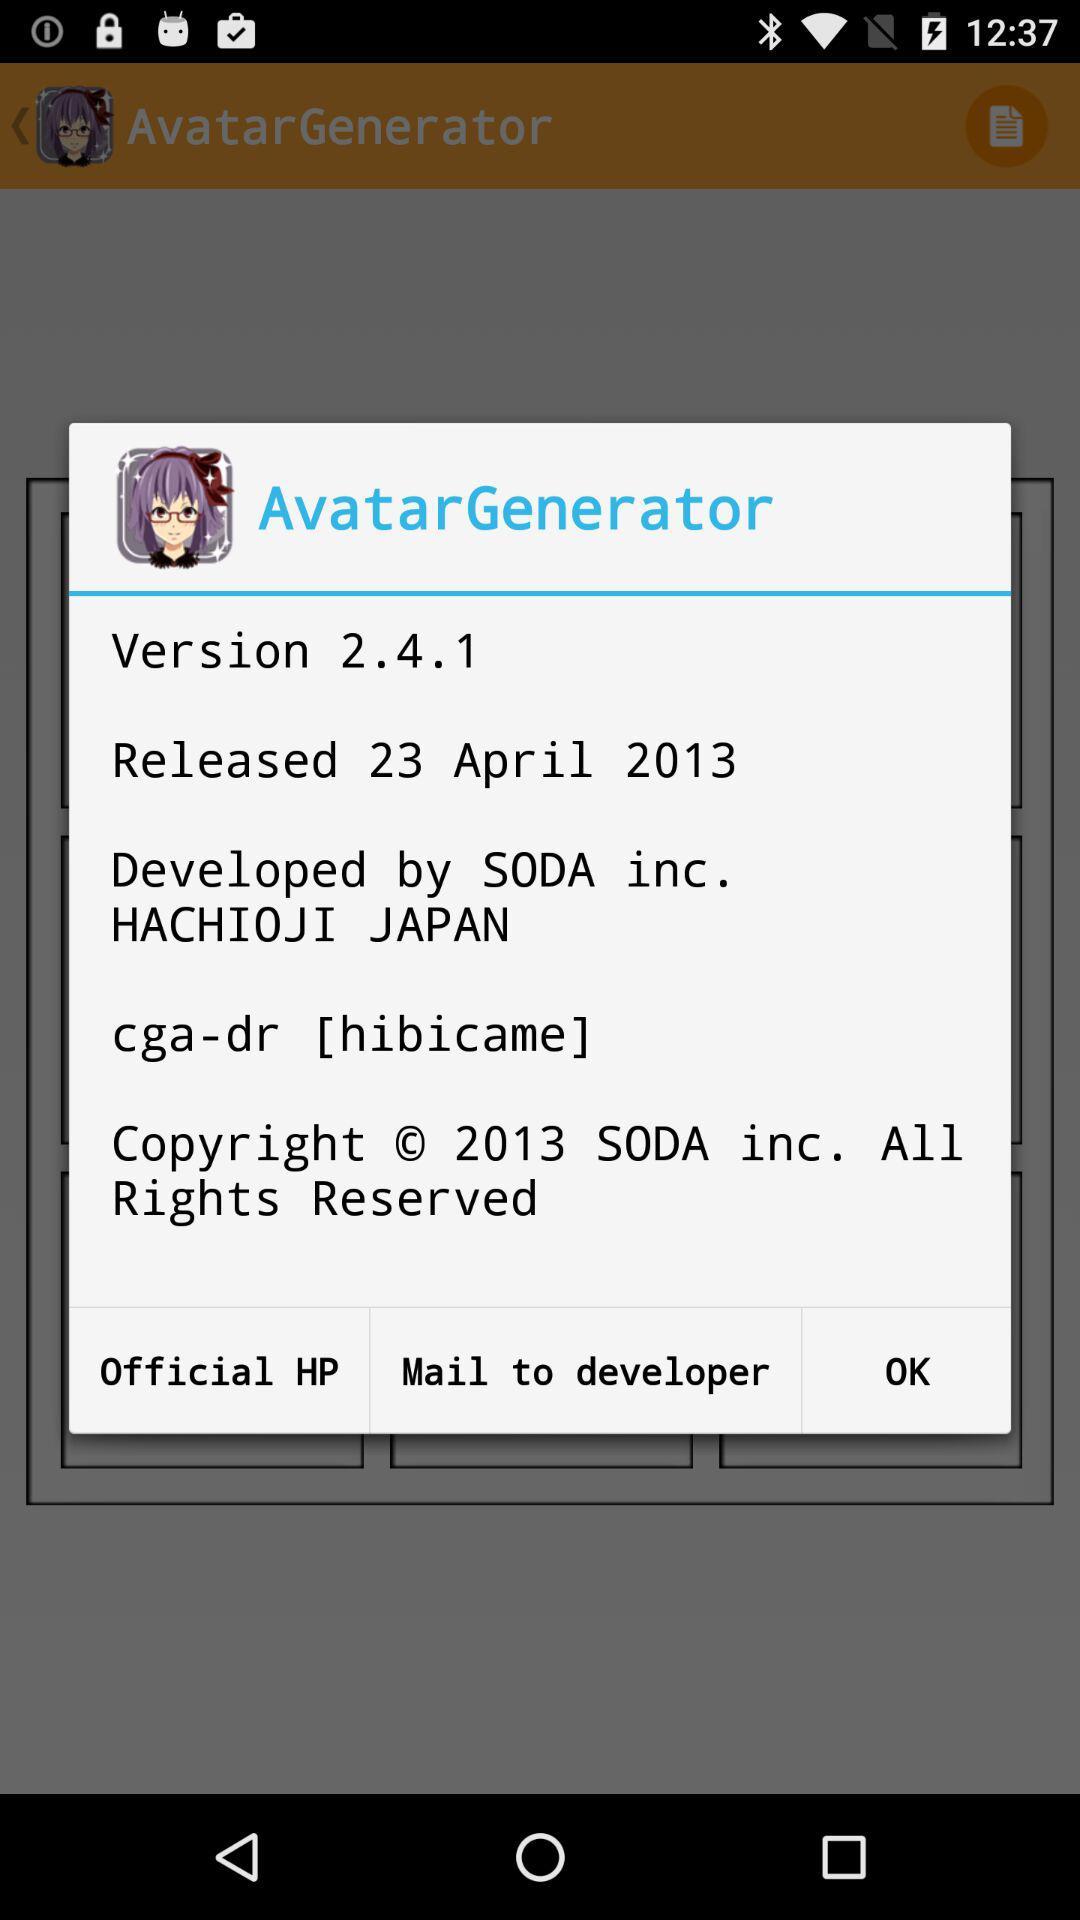 This screenshot has width=1080, height=1920. Describe the element at coordinates (585, 1370) in the screenshot. I see `button next to ok` at that location.